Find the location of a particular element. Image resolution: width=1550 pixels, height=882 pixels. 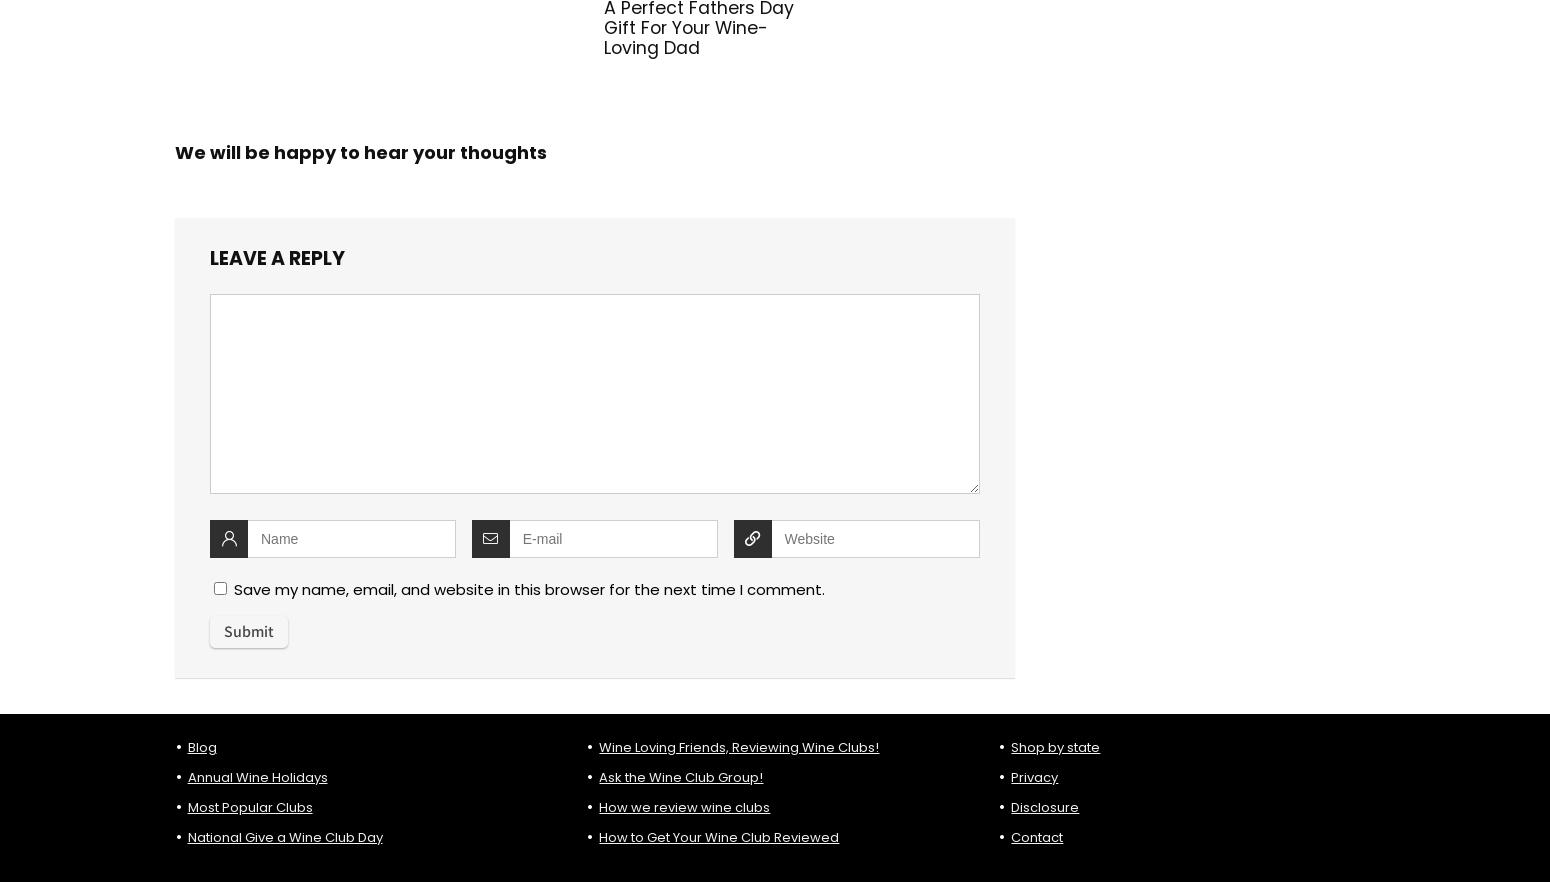

'Blog' is located at coordinates (200, 745).